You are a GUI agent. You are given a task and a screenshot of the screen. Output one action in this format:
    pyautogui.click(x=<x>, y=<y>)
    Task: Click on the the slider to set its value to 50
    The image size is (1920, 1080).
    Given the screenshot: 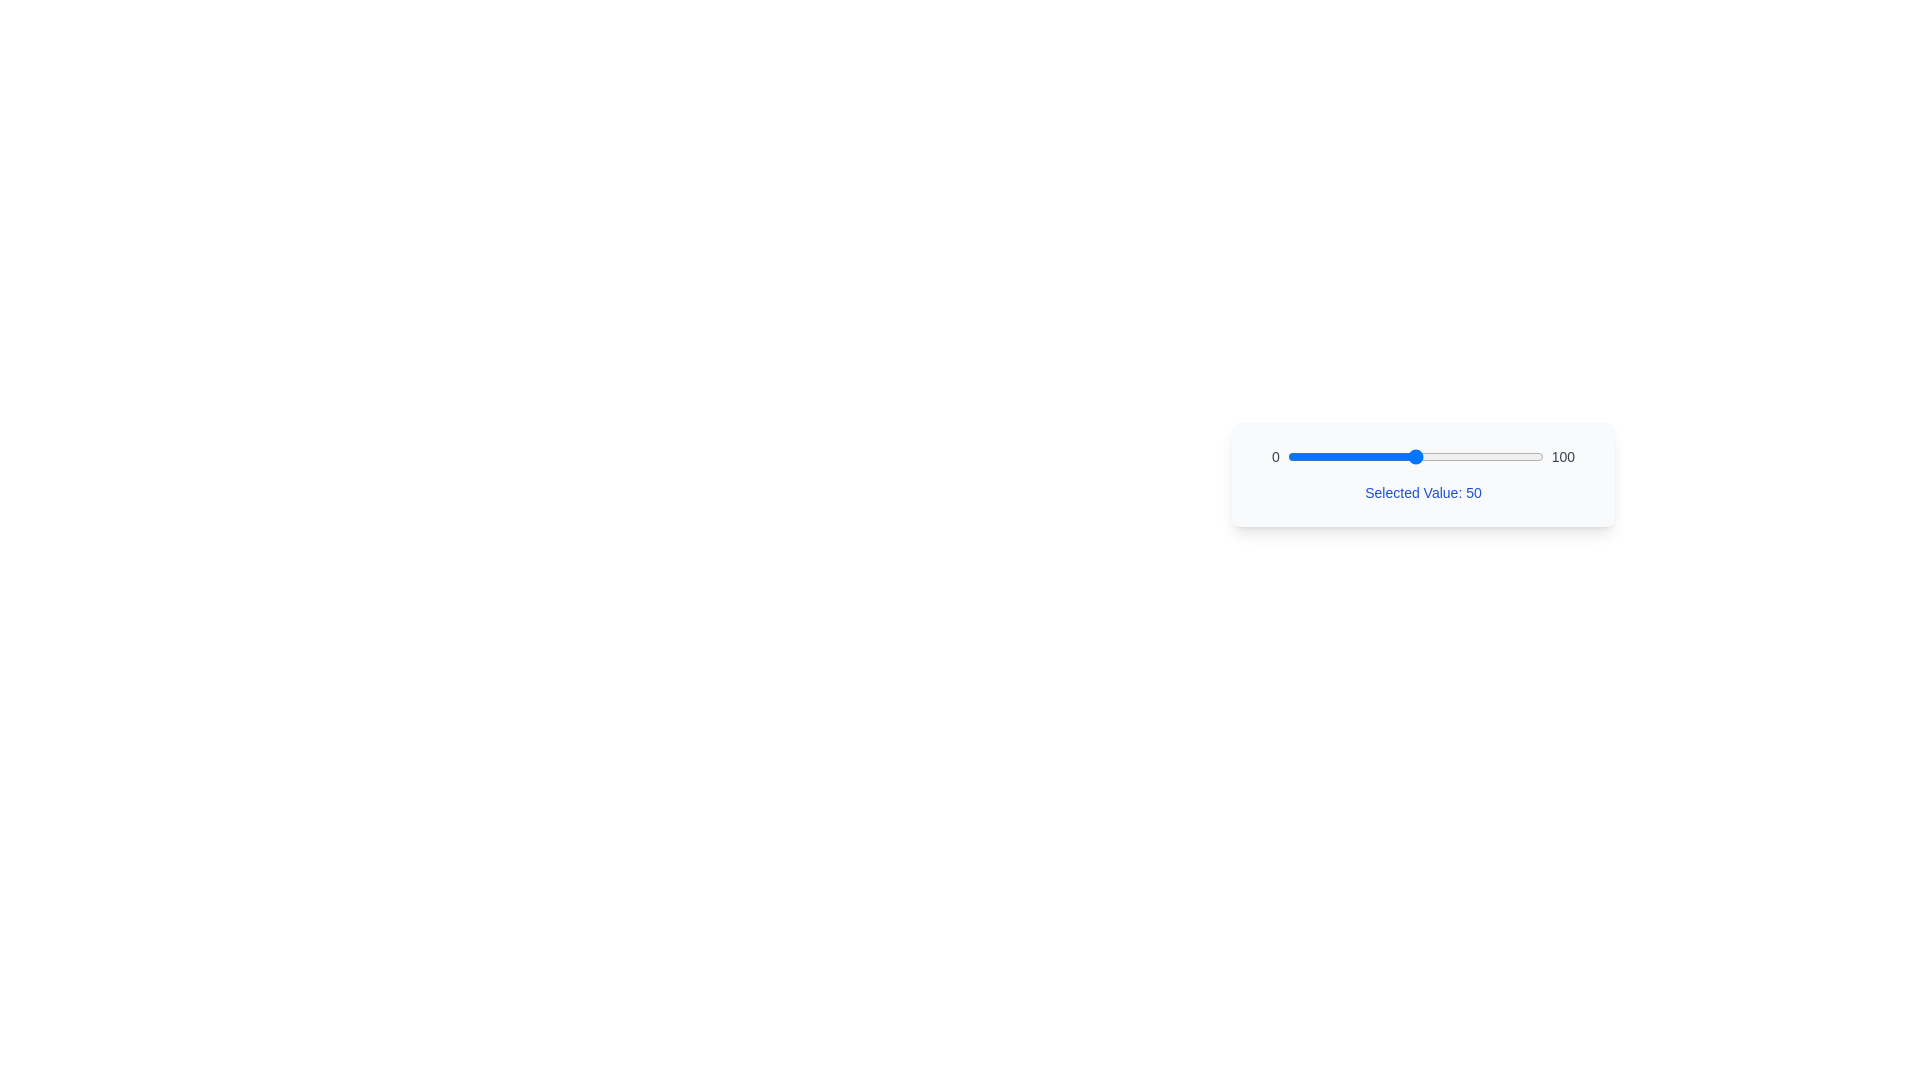 What is the action you would take?
    pyautogui.click(x=1414, y=456)
    